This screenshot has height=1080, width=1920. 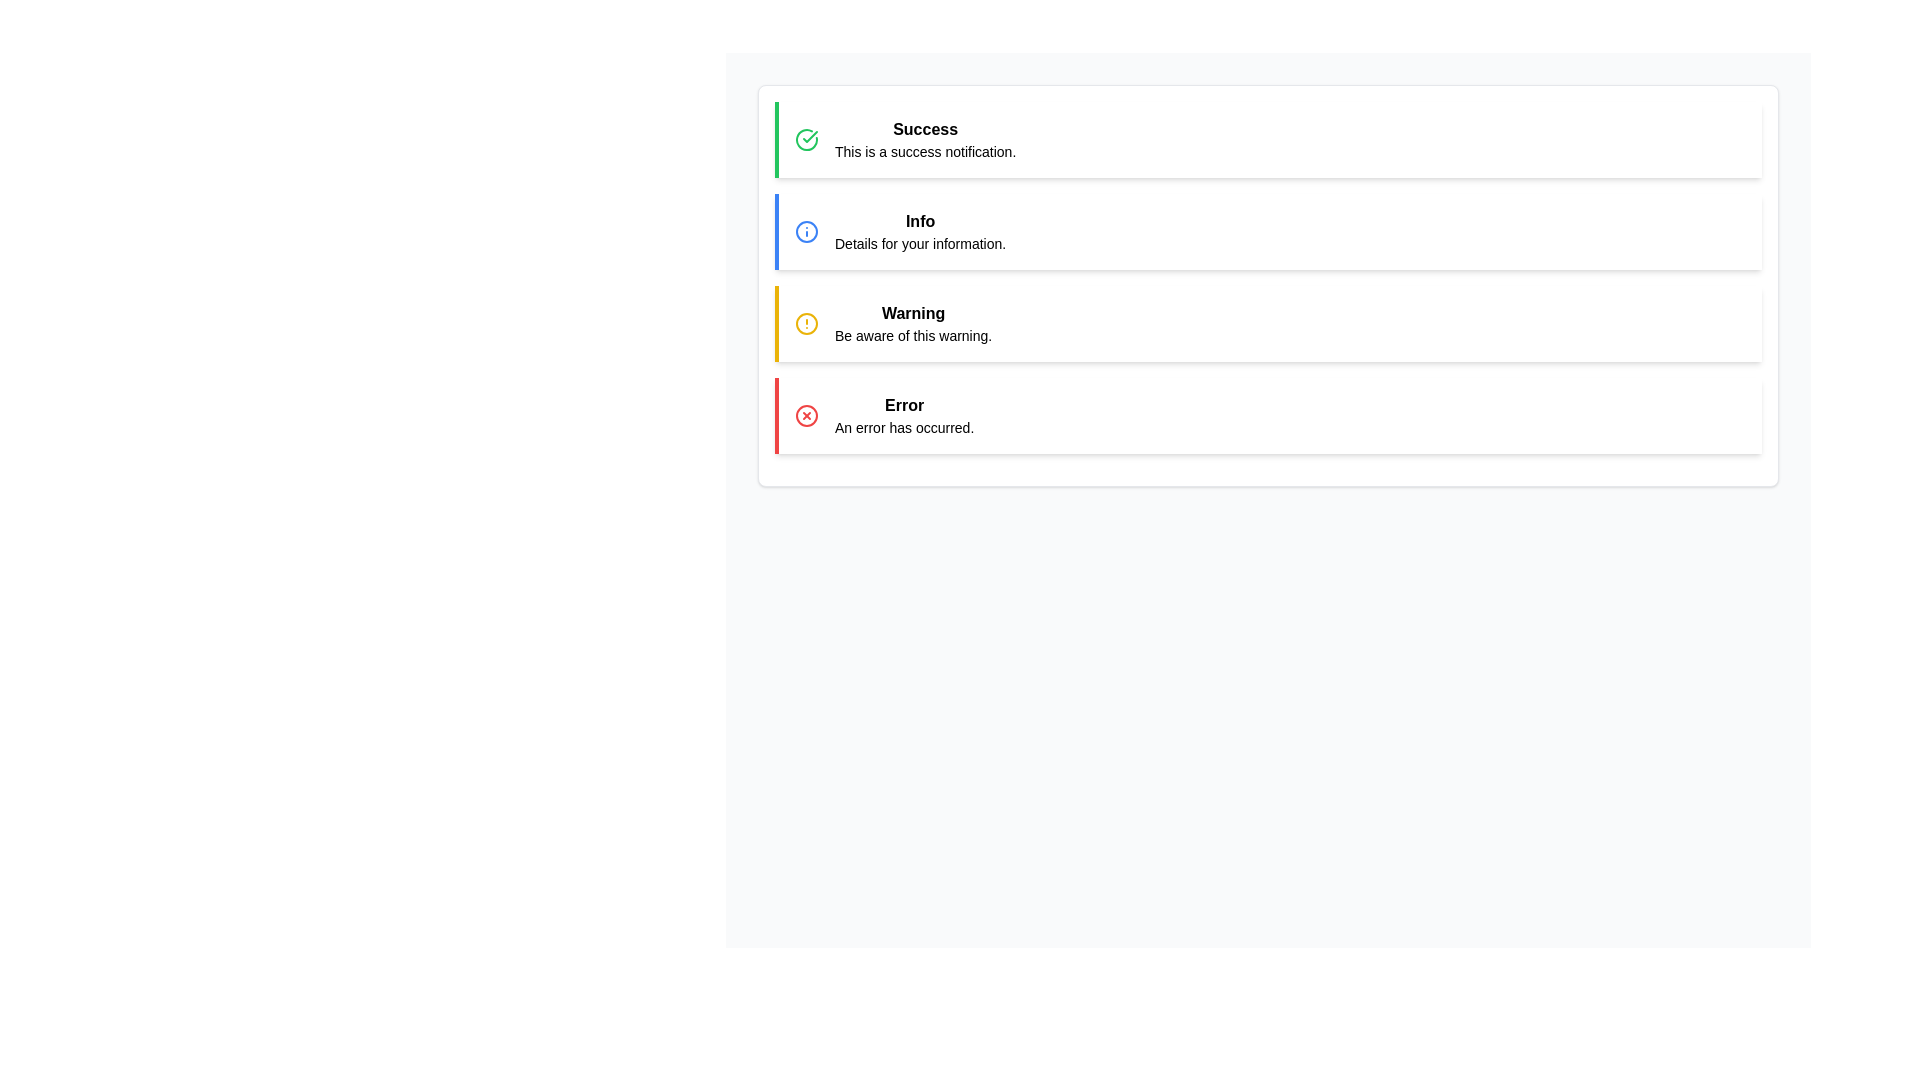 What do you see at coordinates (912, 323) in the screenshot?
I see `warning notification text located in the third notification box, which is positioned below the blue 'Info' notification and above the red 'Error' notification` at bounding box center [912, 323].